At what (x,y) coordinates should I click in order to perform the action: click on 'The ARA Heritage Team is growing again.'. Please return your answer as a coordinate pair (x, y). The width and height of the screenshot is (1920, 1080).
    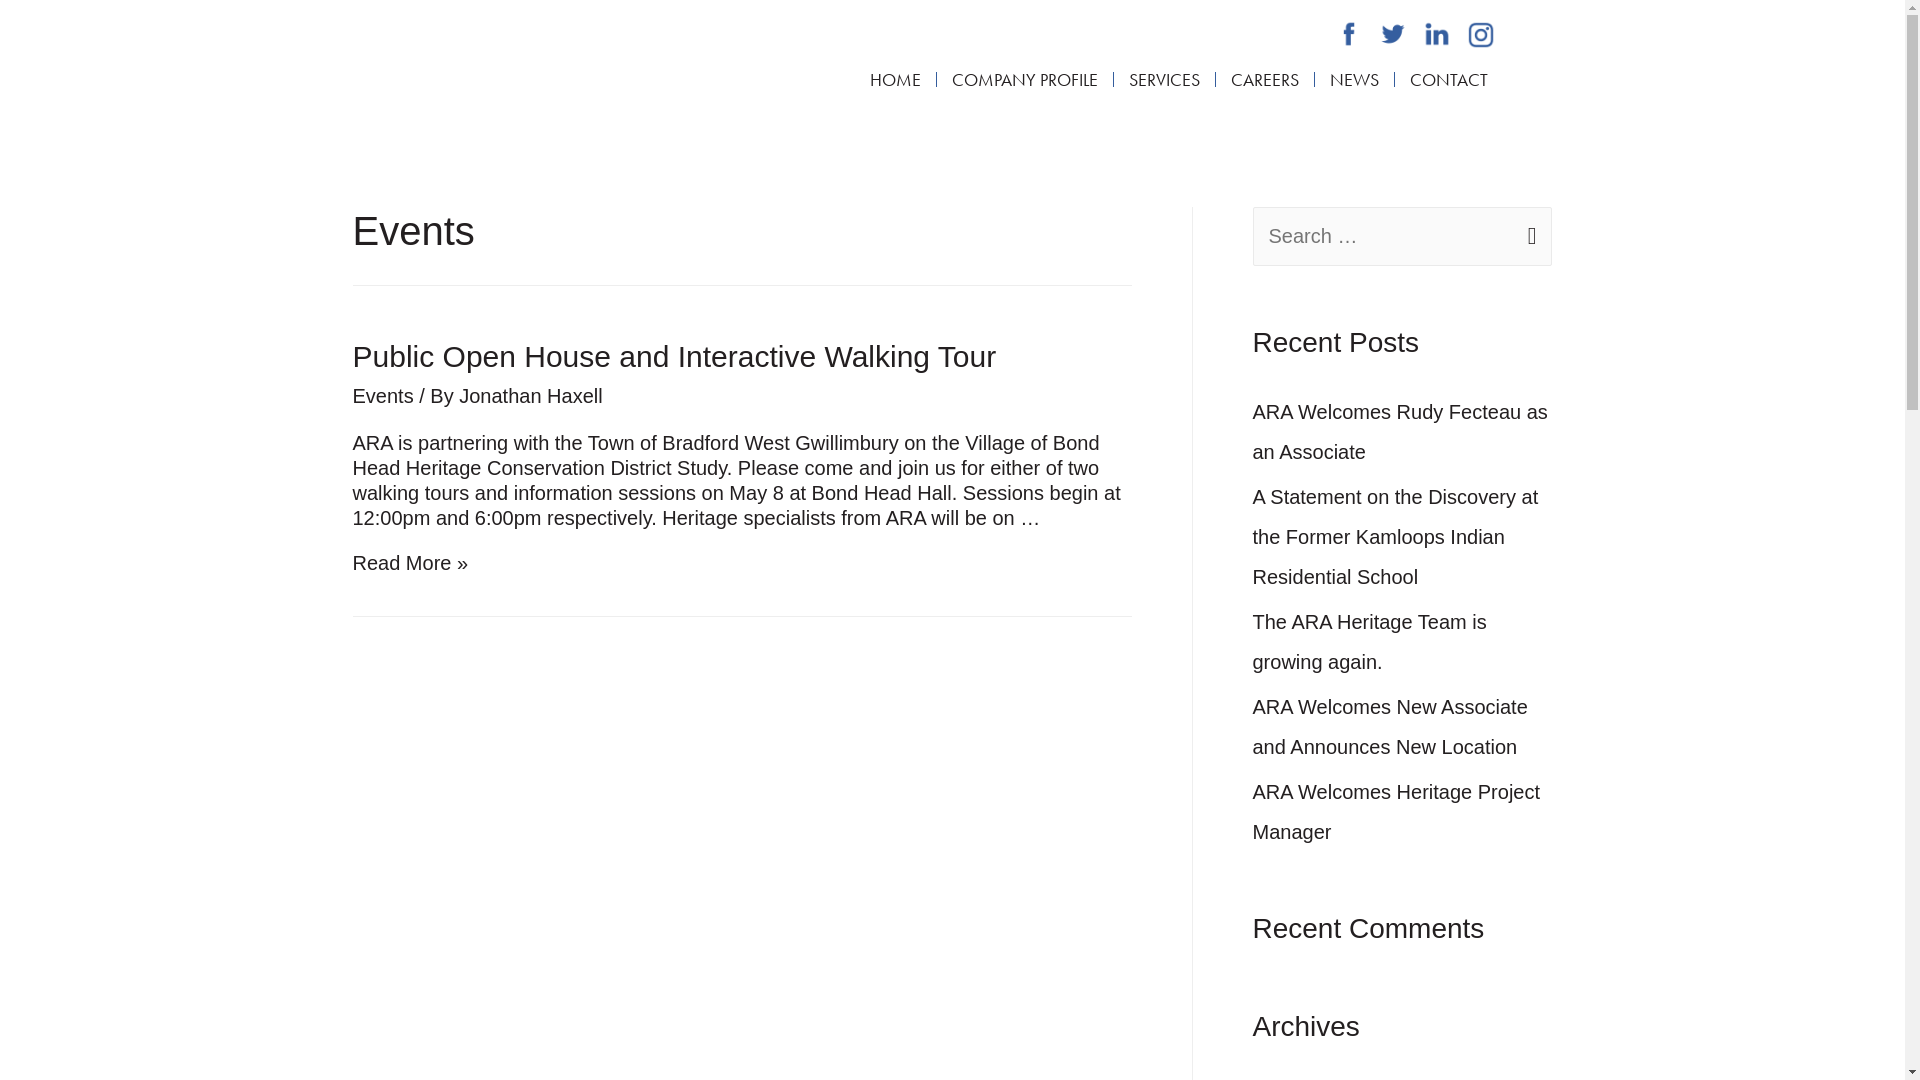
    Looking at the image, I should click on (1367, 641).